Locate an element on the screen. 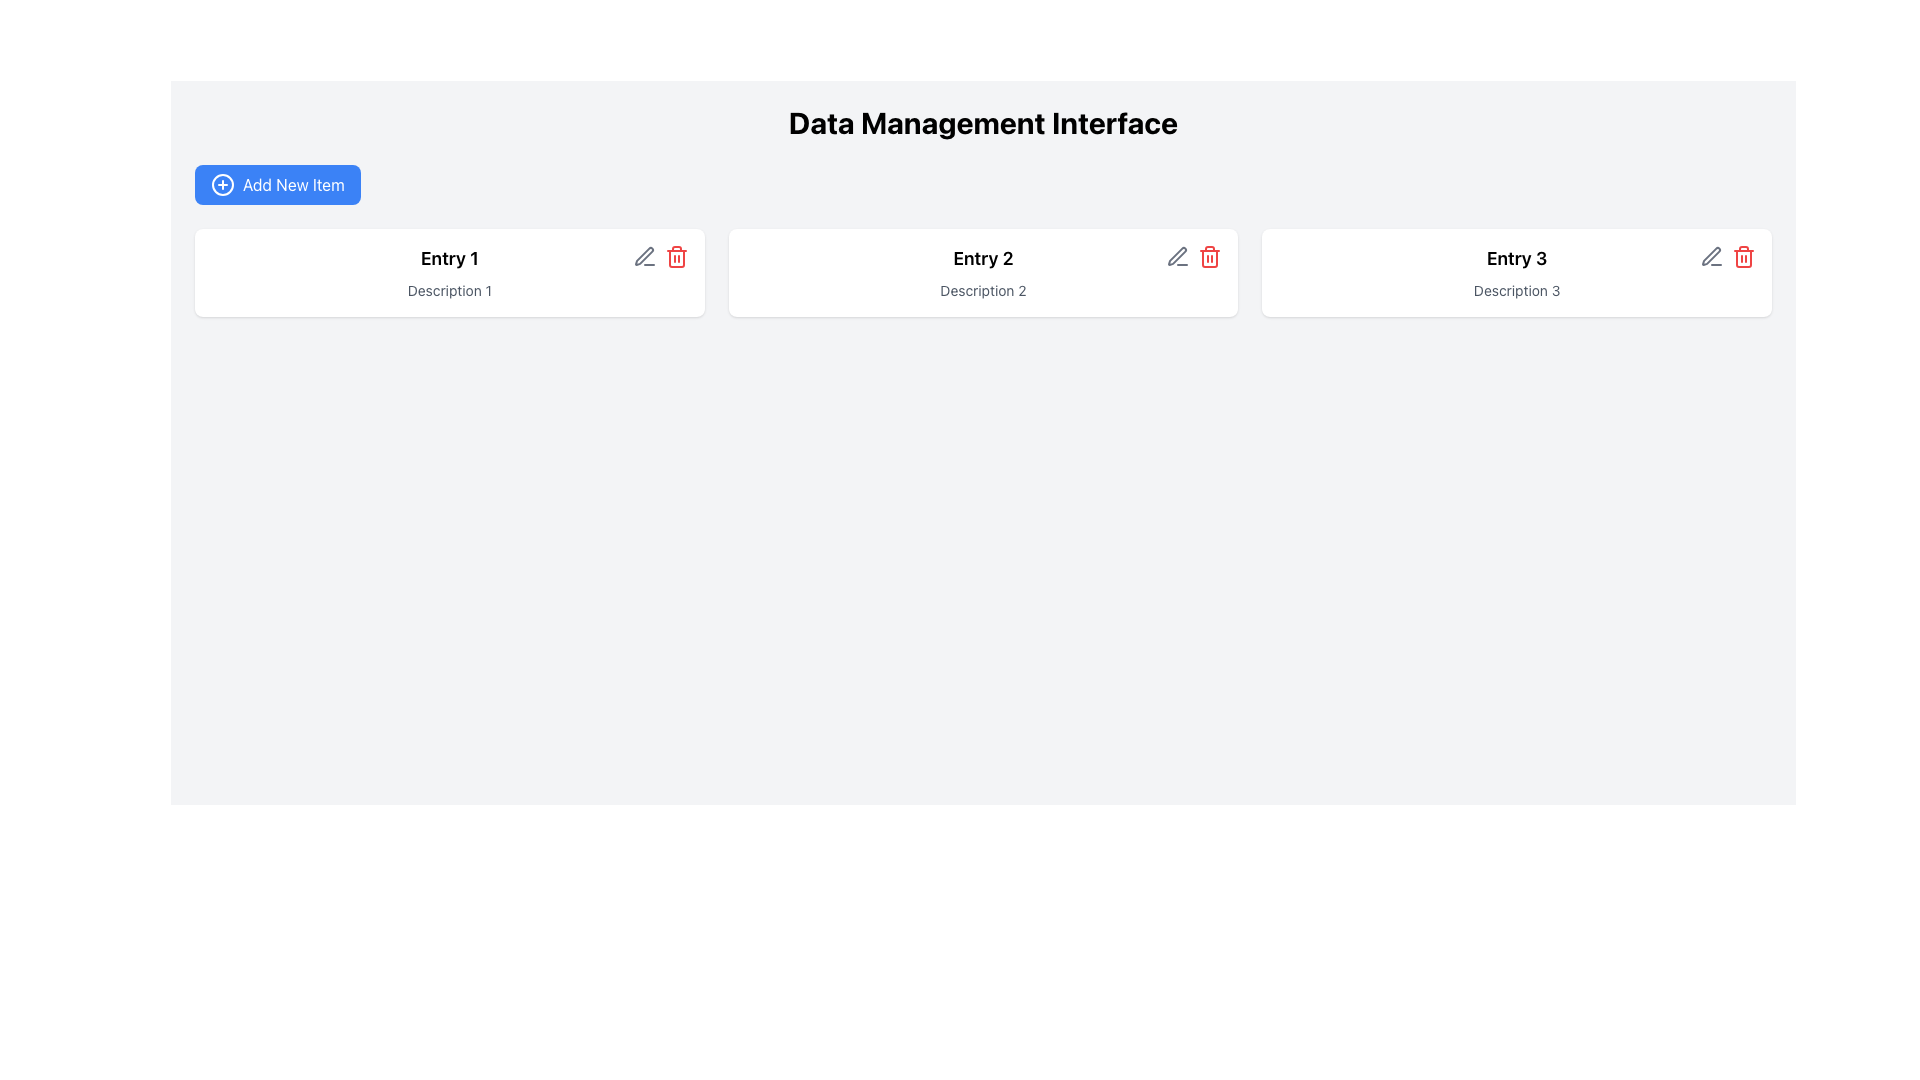  the circular SVG shape element that is part of the 'Add New Item' button, located at the top-left corner of the interface is located at coordinates (222, 185).